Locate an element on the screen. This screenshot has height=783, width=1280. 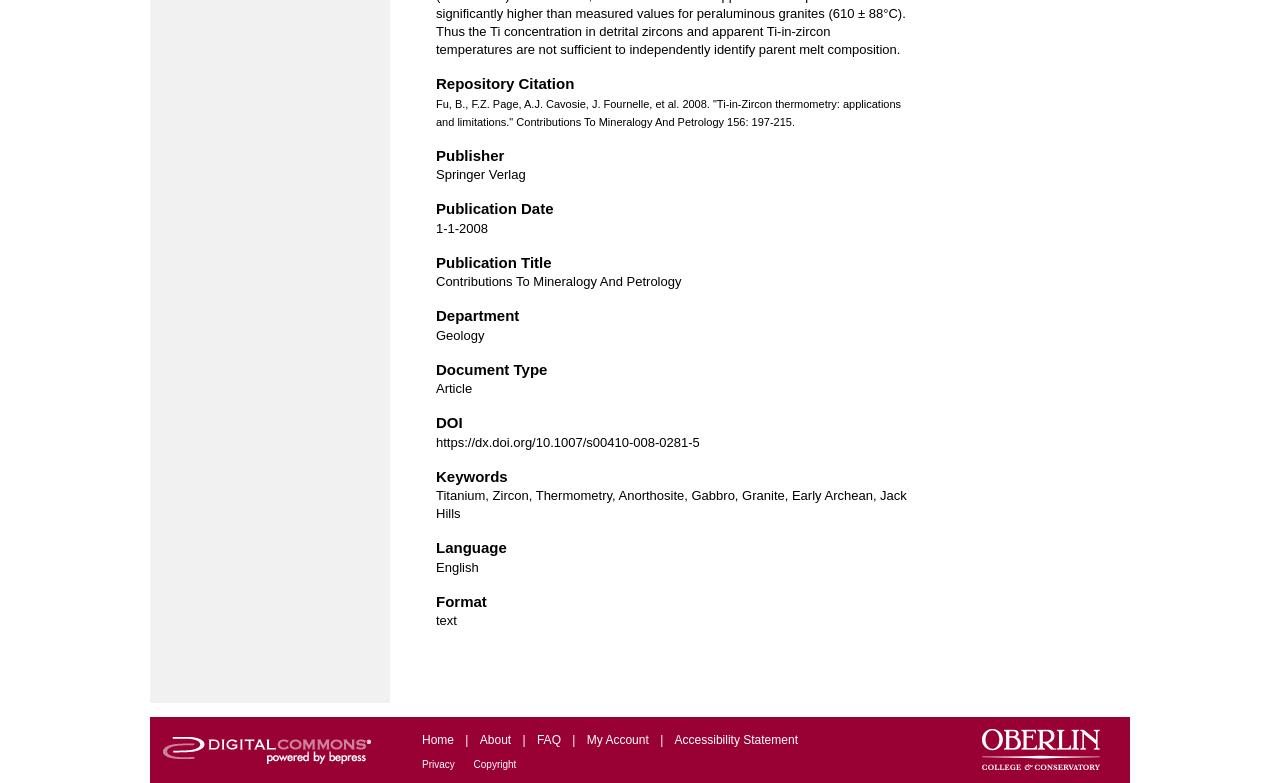
'Copyright' is located at coordinates (494, 763).